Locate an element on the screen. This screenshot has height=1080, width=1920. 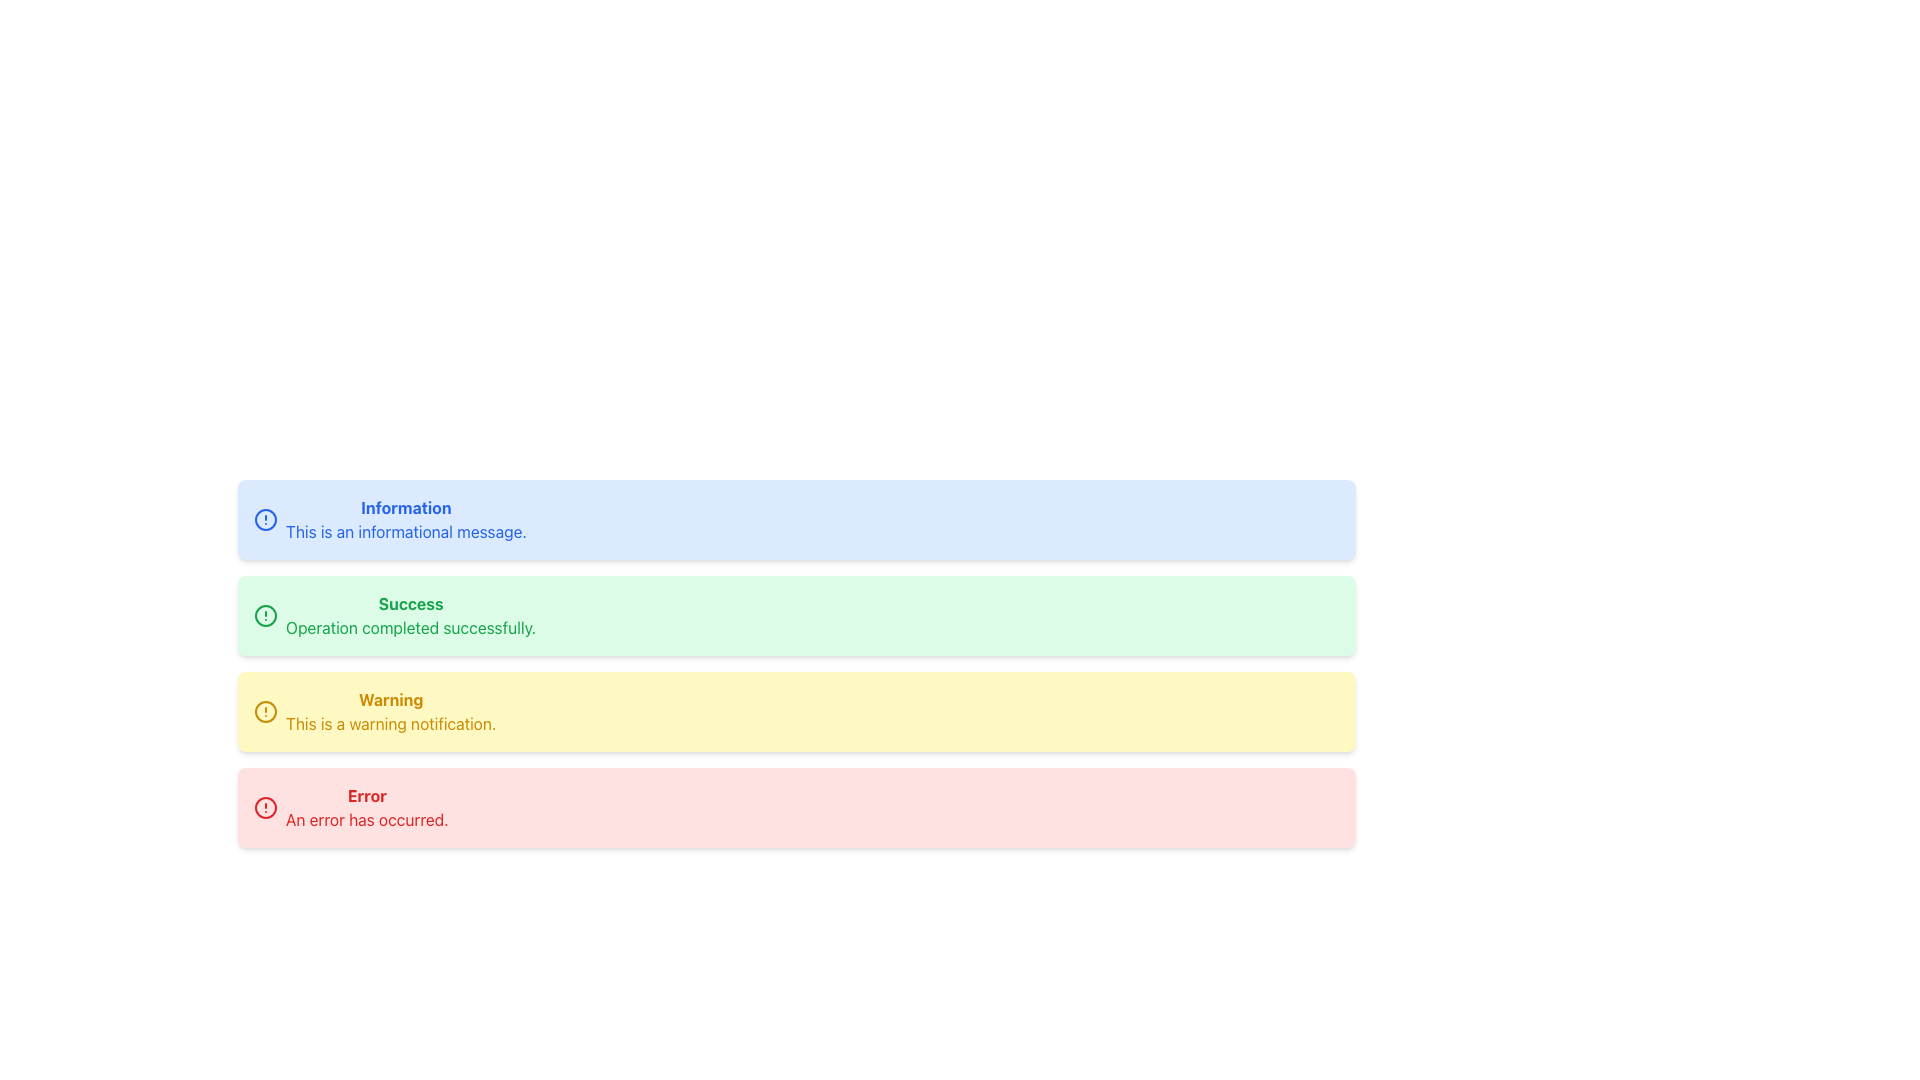
the bold green text label displaying 'Success' within the light green notification box, indicating a successful operation is located at coordinates (410, 603).